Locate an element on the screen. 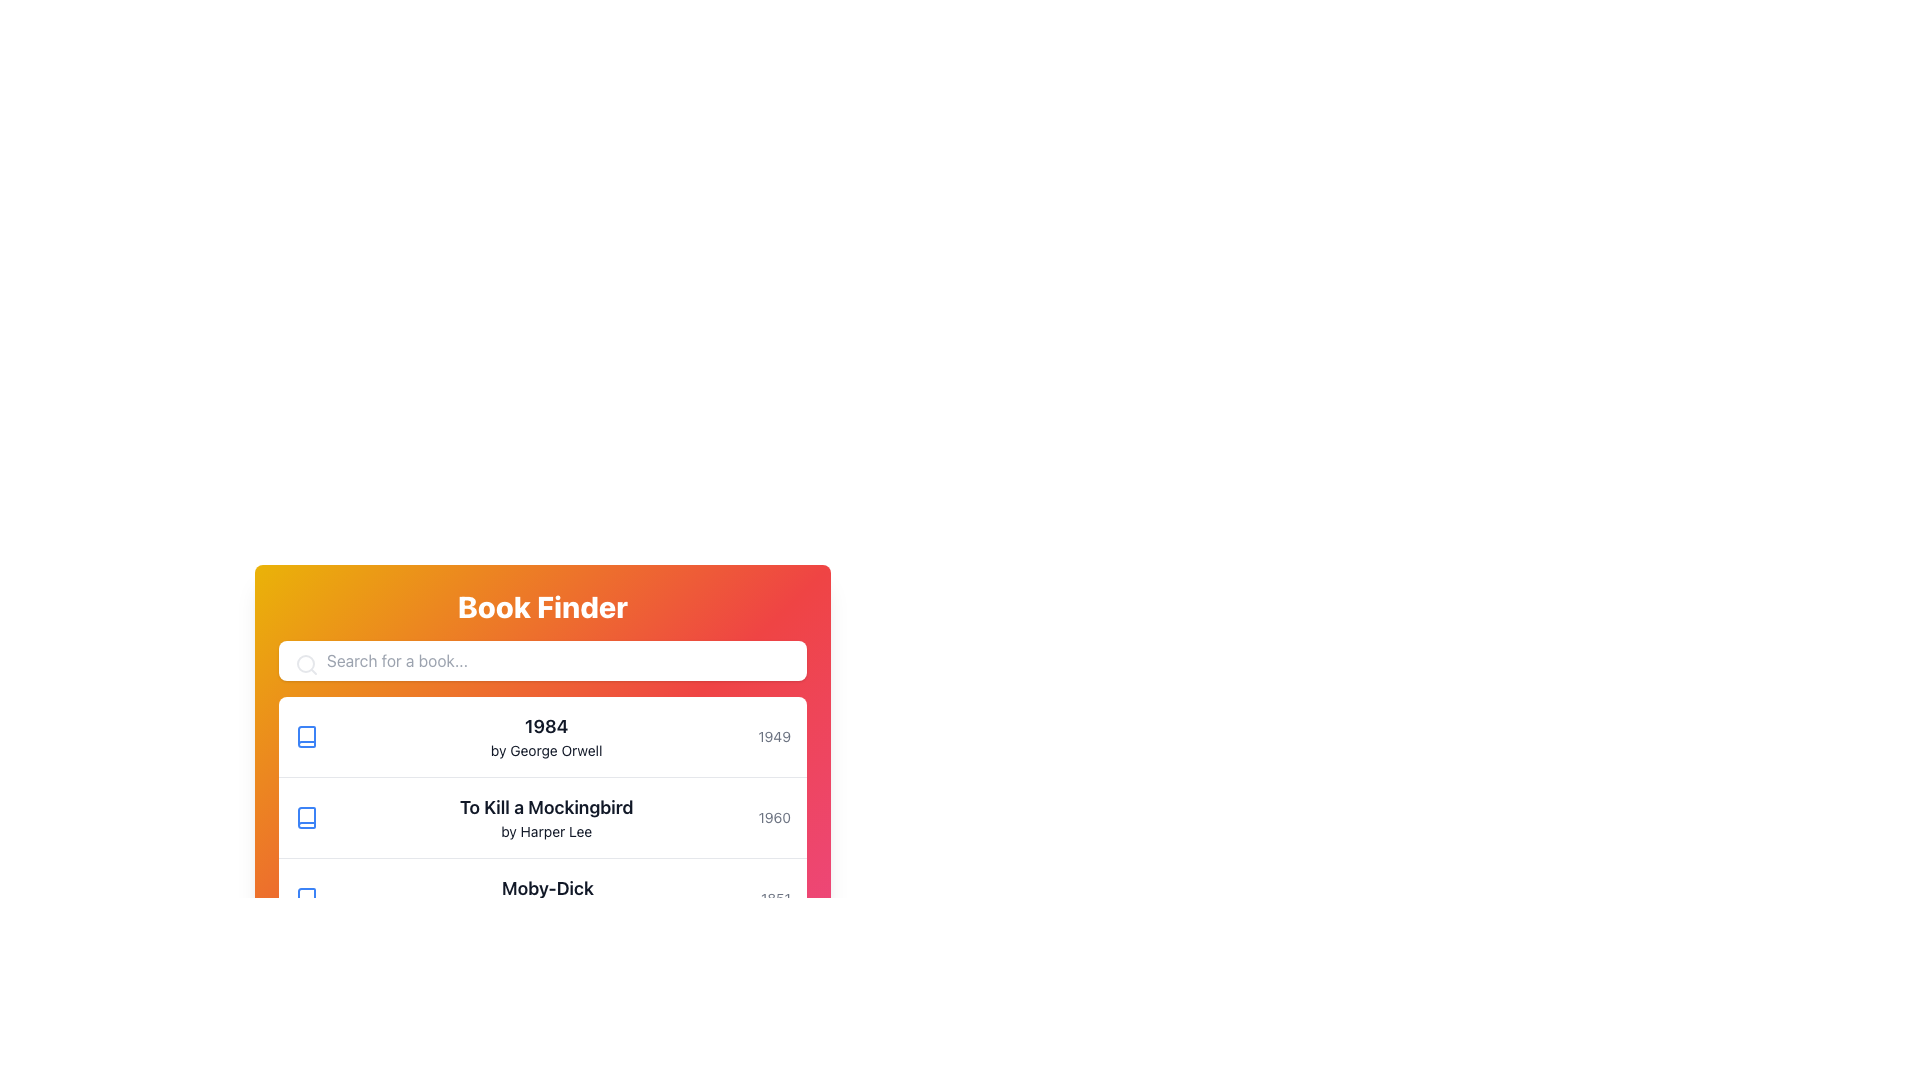 This screenshot has height=1080, width=1920. the blue book icon located at the left end of the first entry in the list, adjacent to the text '1984 by George Orwell', below the search bar is located at coordinates (306, 736).